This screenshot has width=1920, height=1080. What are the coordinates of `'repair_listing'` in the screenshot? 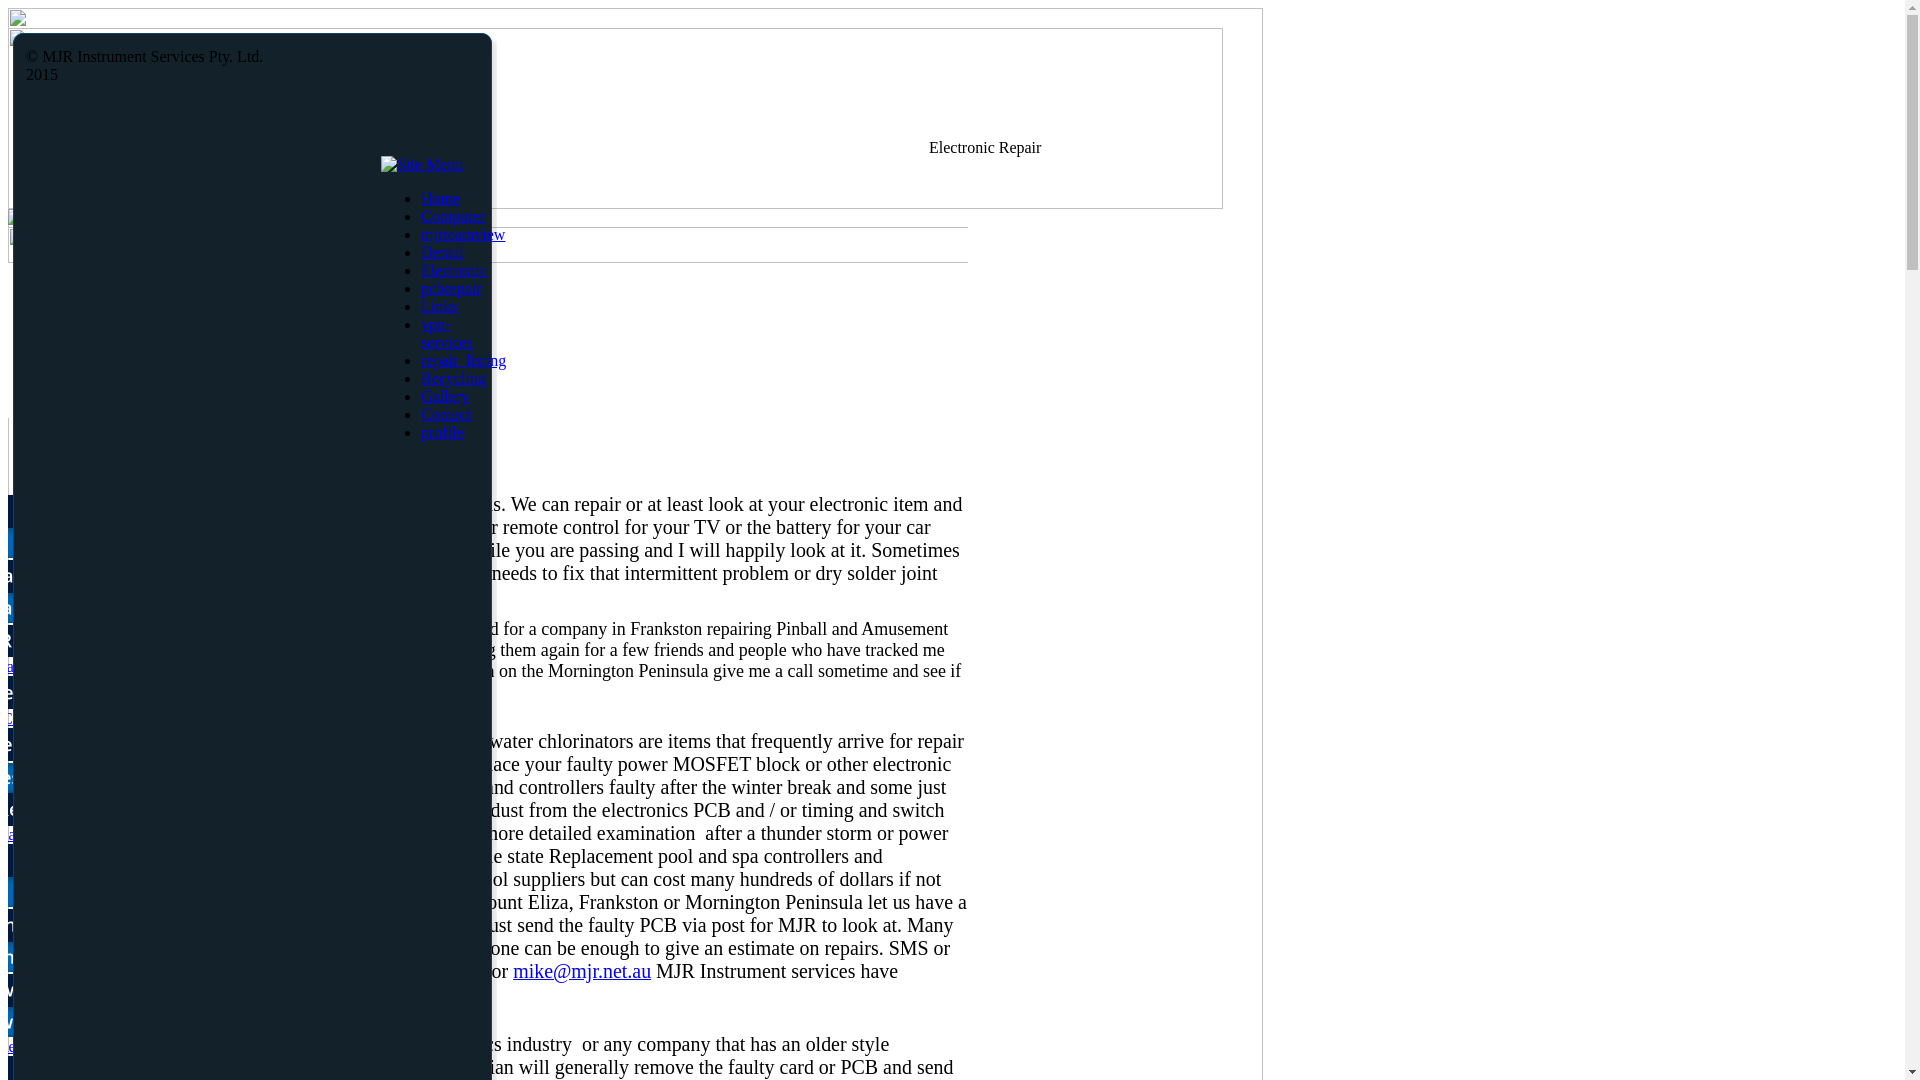 It's located at (462, 360).